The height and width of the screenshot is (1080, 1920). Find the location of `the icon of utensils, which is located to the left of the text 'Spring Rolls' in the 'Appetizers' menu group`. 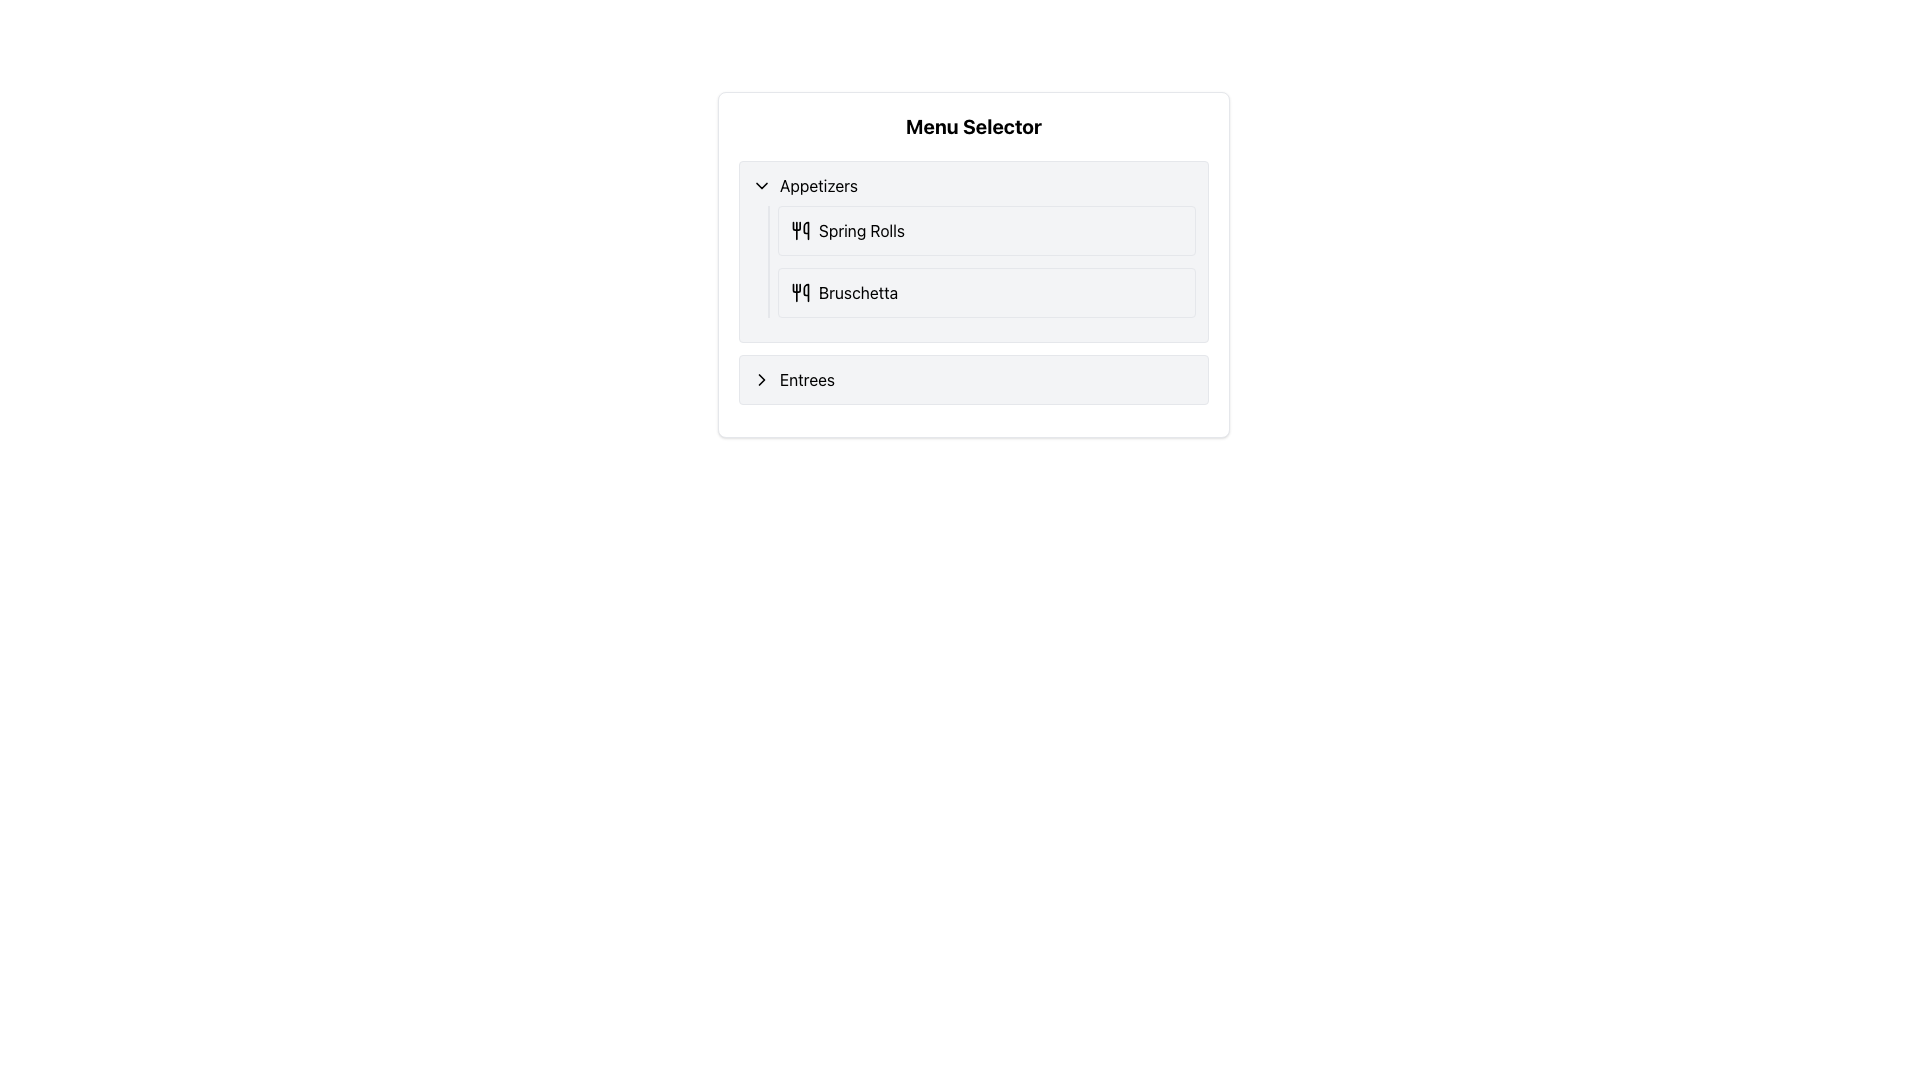

the icon of utensils, which is located to the left of the text 'Spring Rolls' in the 'Appetizers' menu group is located at coordinates (801, 230).